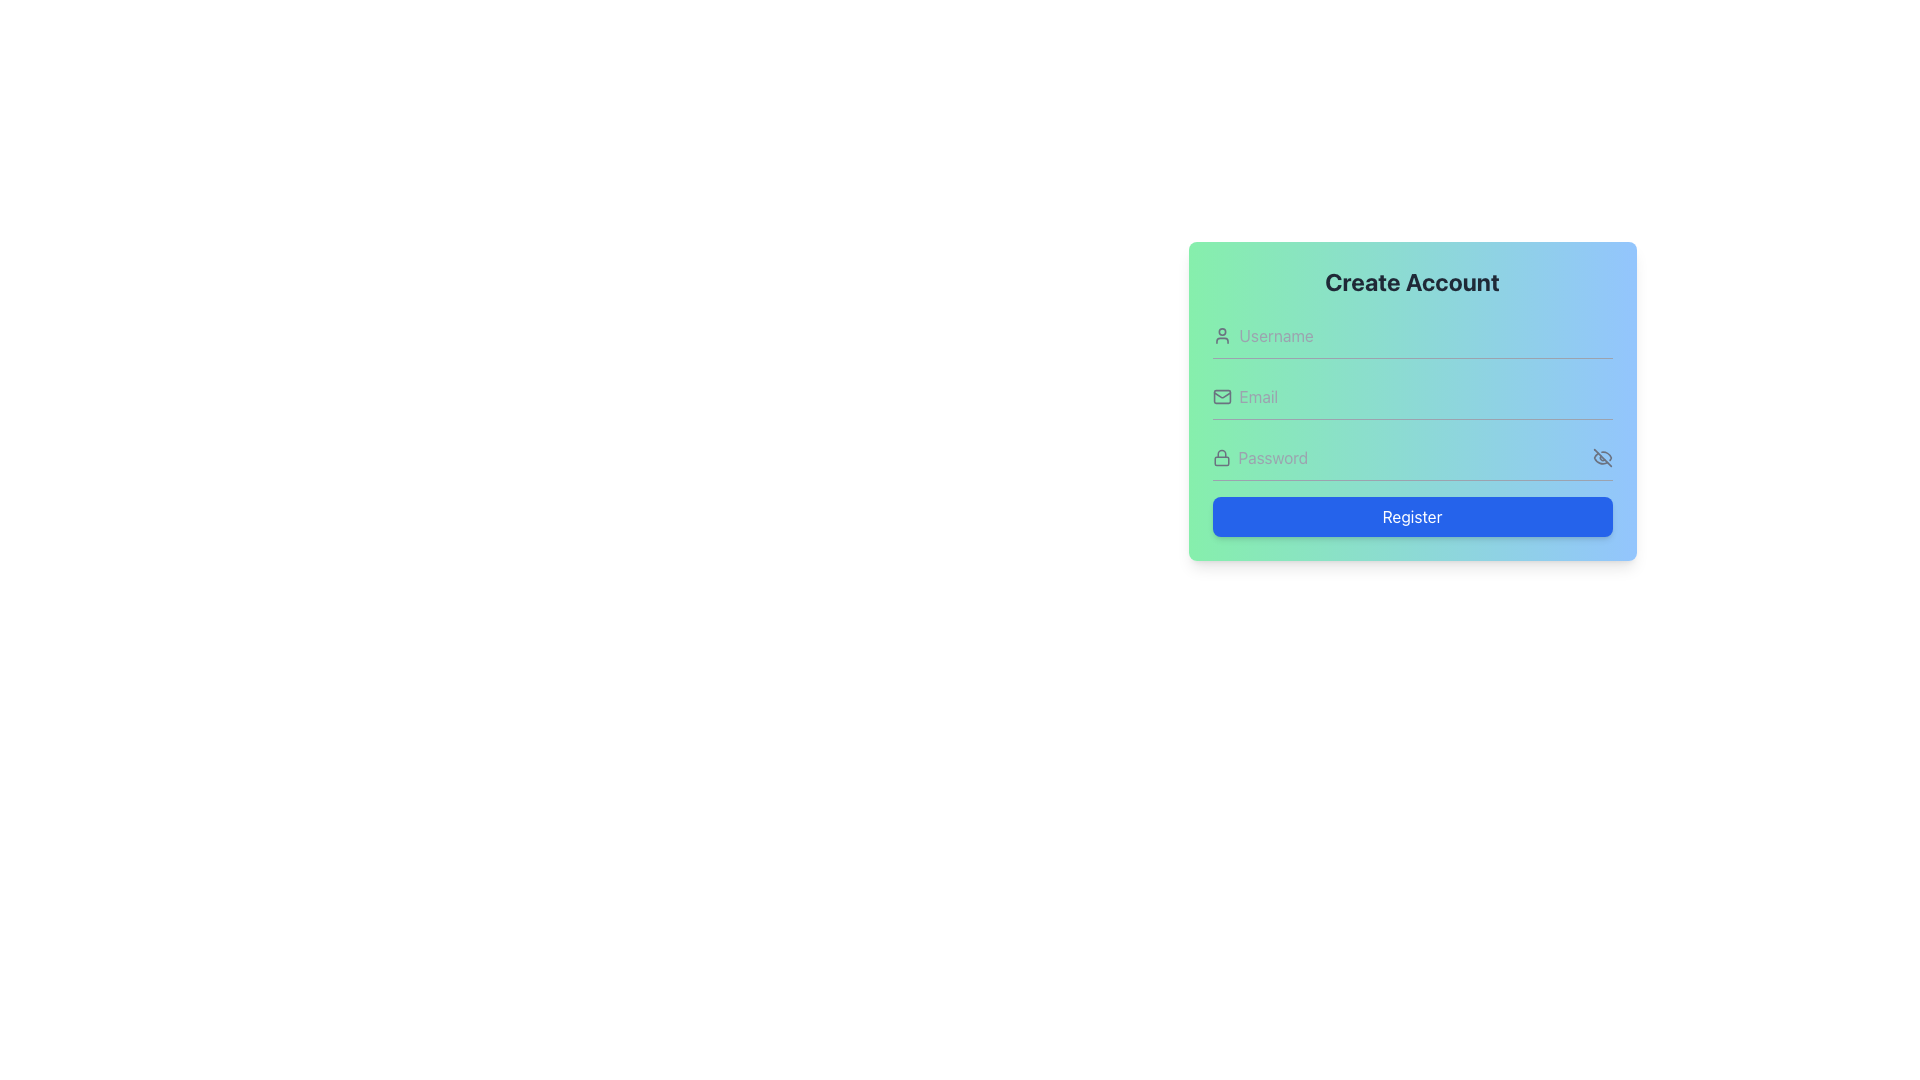 The height and width of the screenshot is (1080, 1920). What do you see at coordinates (1602, 458) in the screenshot?
I see `the password visibility toggle icon located to the right of the 'Password' input field in the account creation form` at bounding box center [1602, 458].